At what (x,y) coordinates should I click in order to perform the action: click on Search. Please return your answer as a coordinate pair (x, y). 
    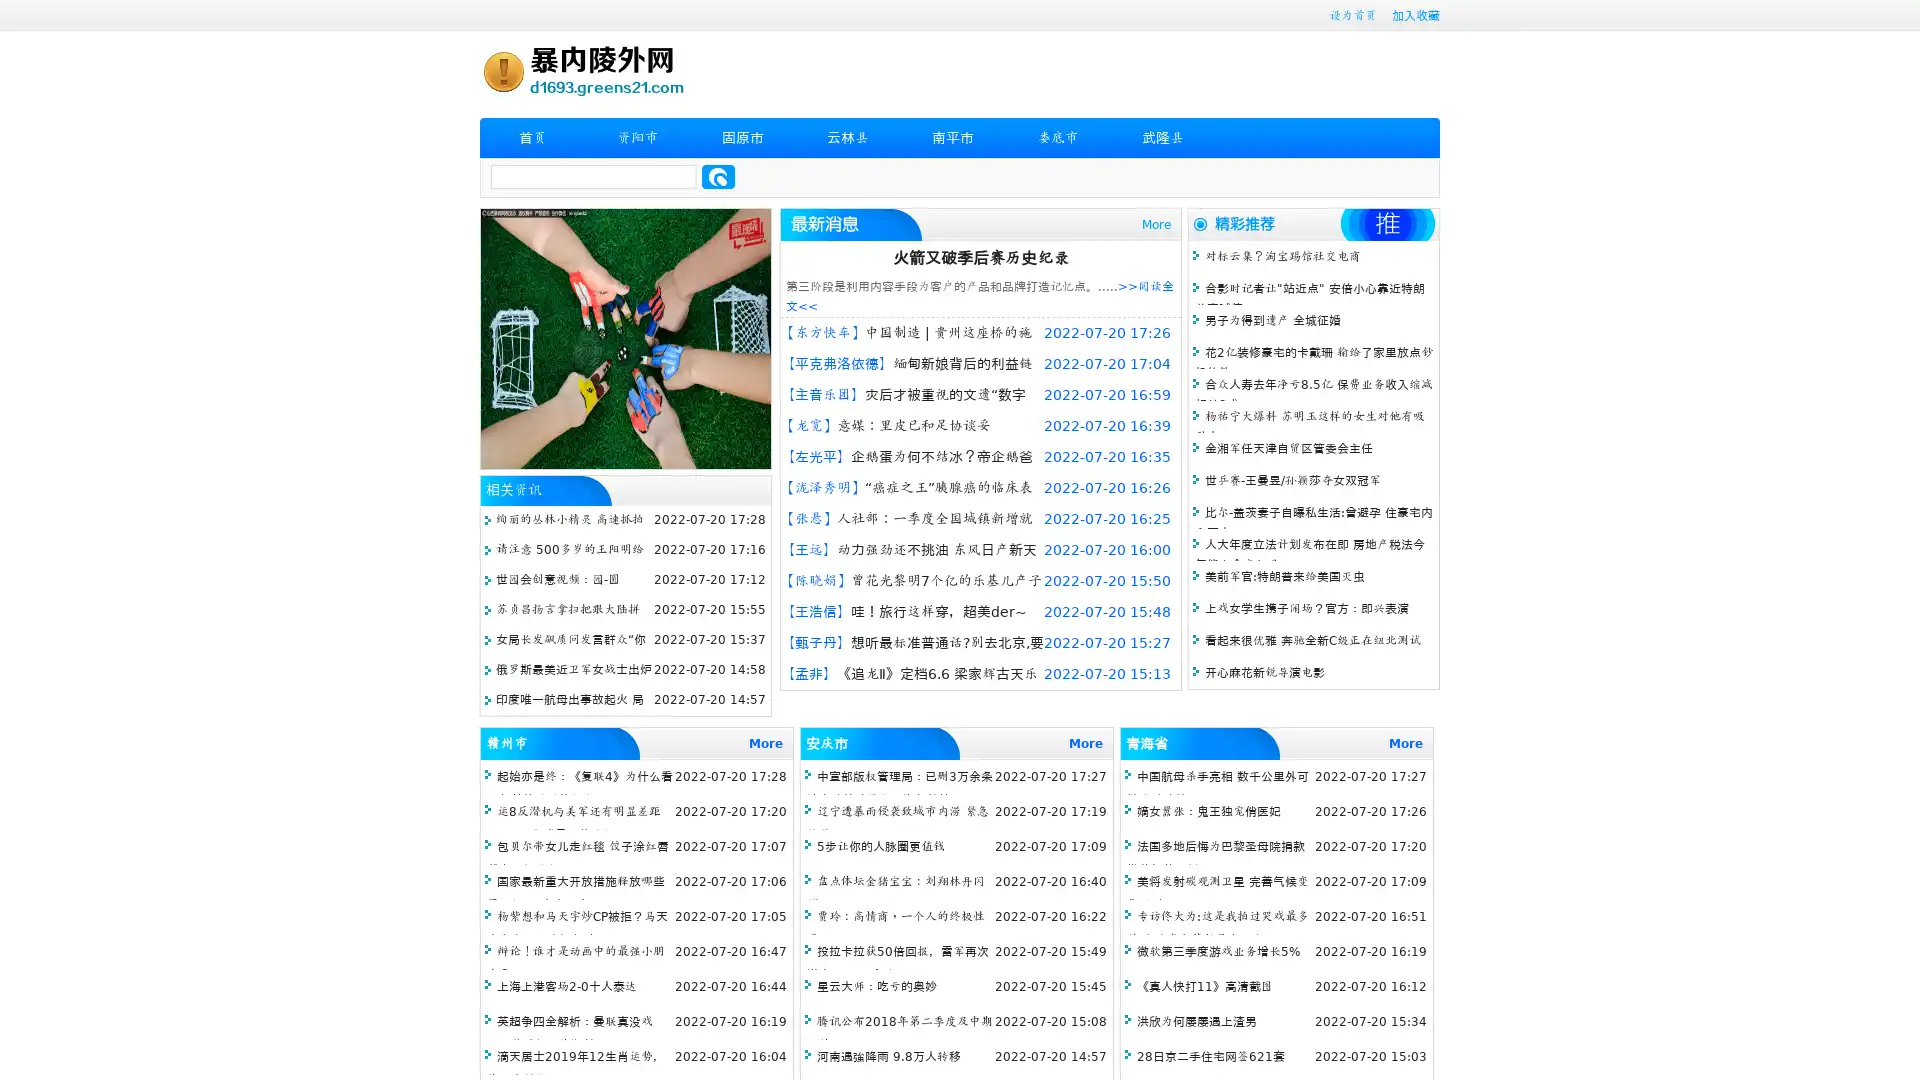
    Looking at the image, I should click on (718, 176).